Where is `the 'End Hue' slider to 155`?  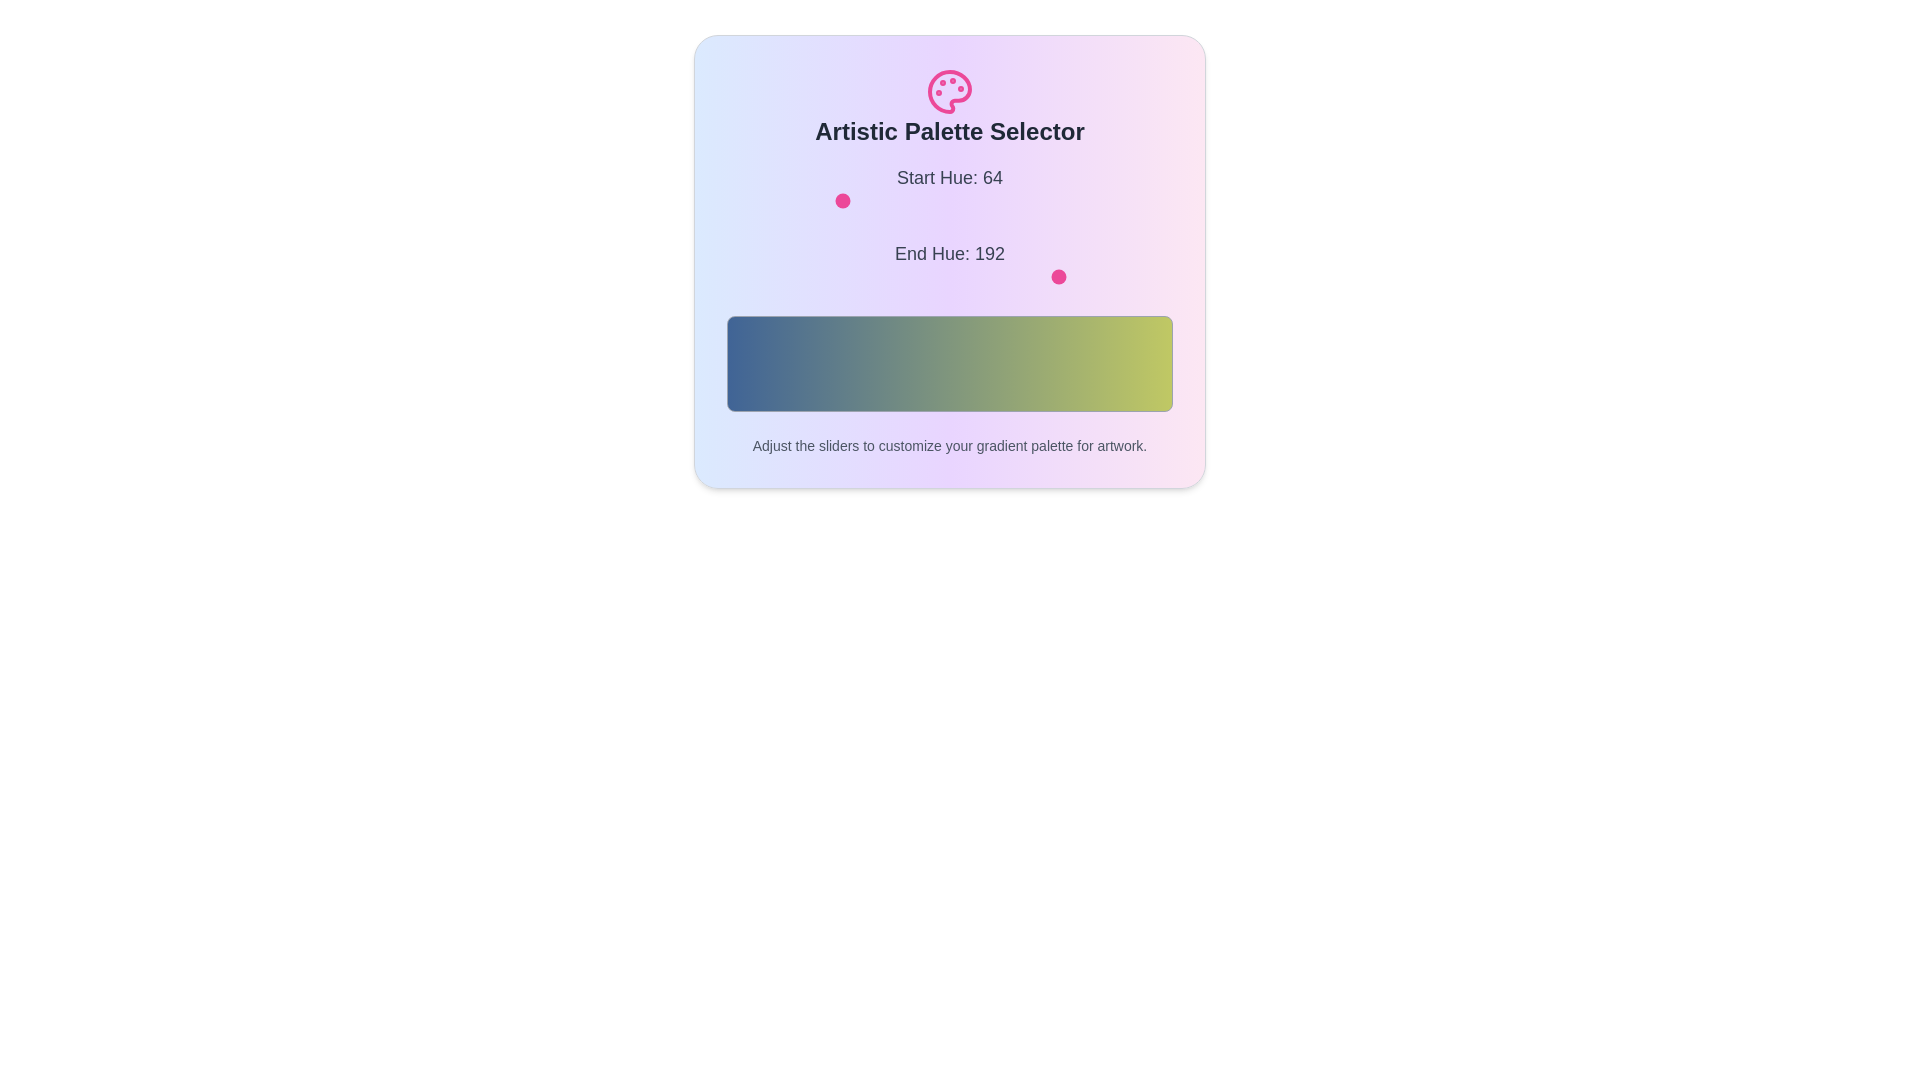 the 'End Hue' slider to 155 is located at coordinates (998, 277).